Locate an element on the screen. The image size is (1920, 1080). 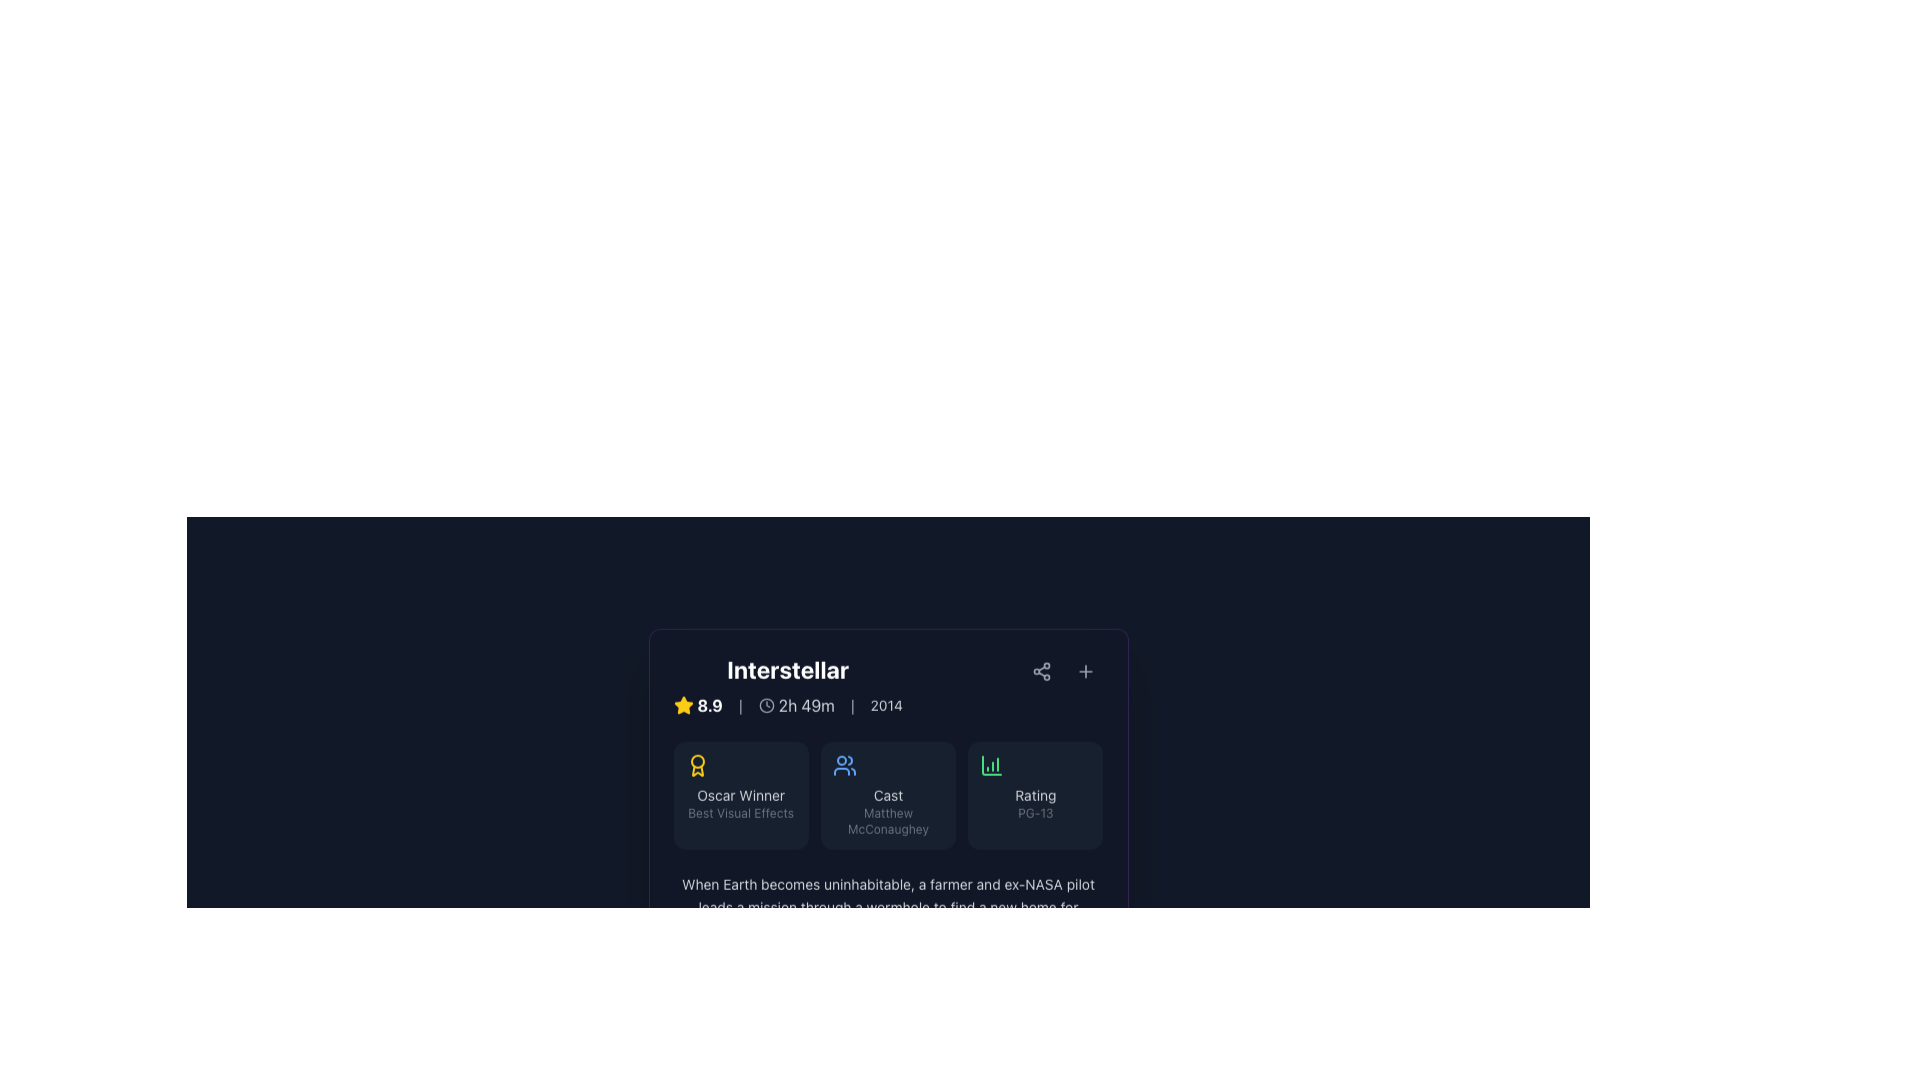
displayed title 'Interstellar' which is presented in a bold white font at the top of the card-like structure is located at coordinates (787, 669).